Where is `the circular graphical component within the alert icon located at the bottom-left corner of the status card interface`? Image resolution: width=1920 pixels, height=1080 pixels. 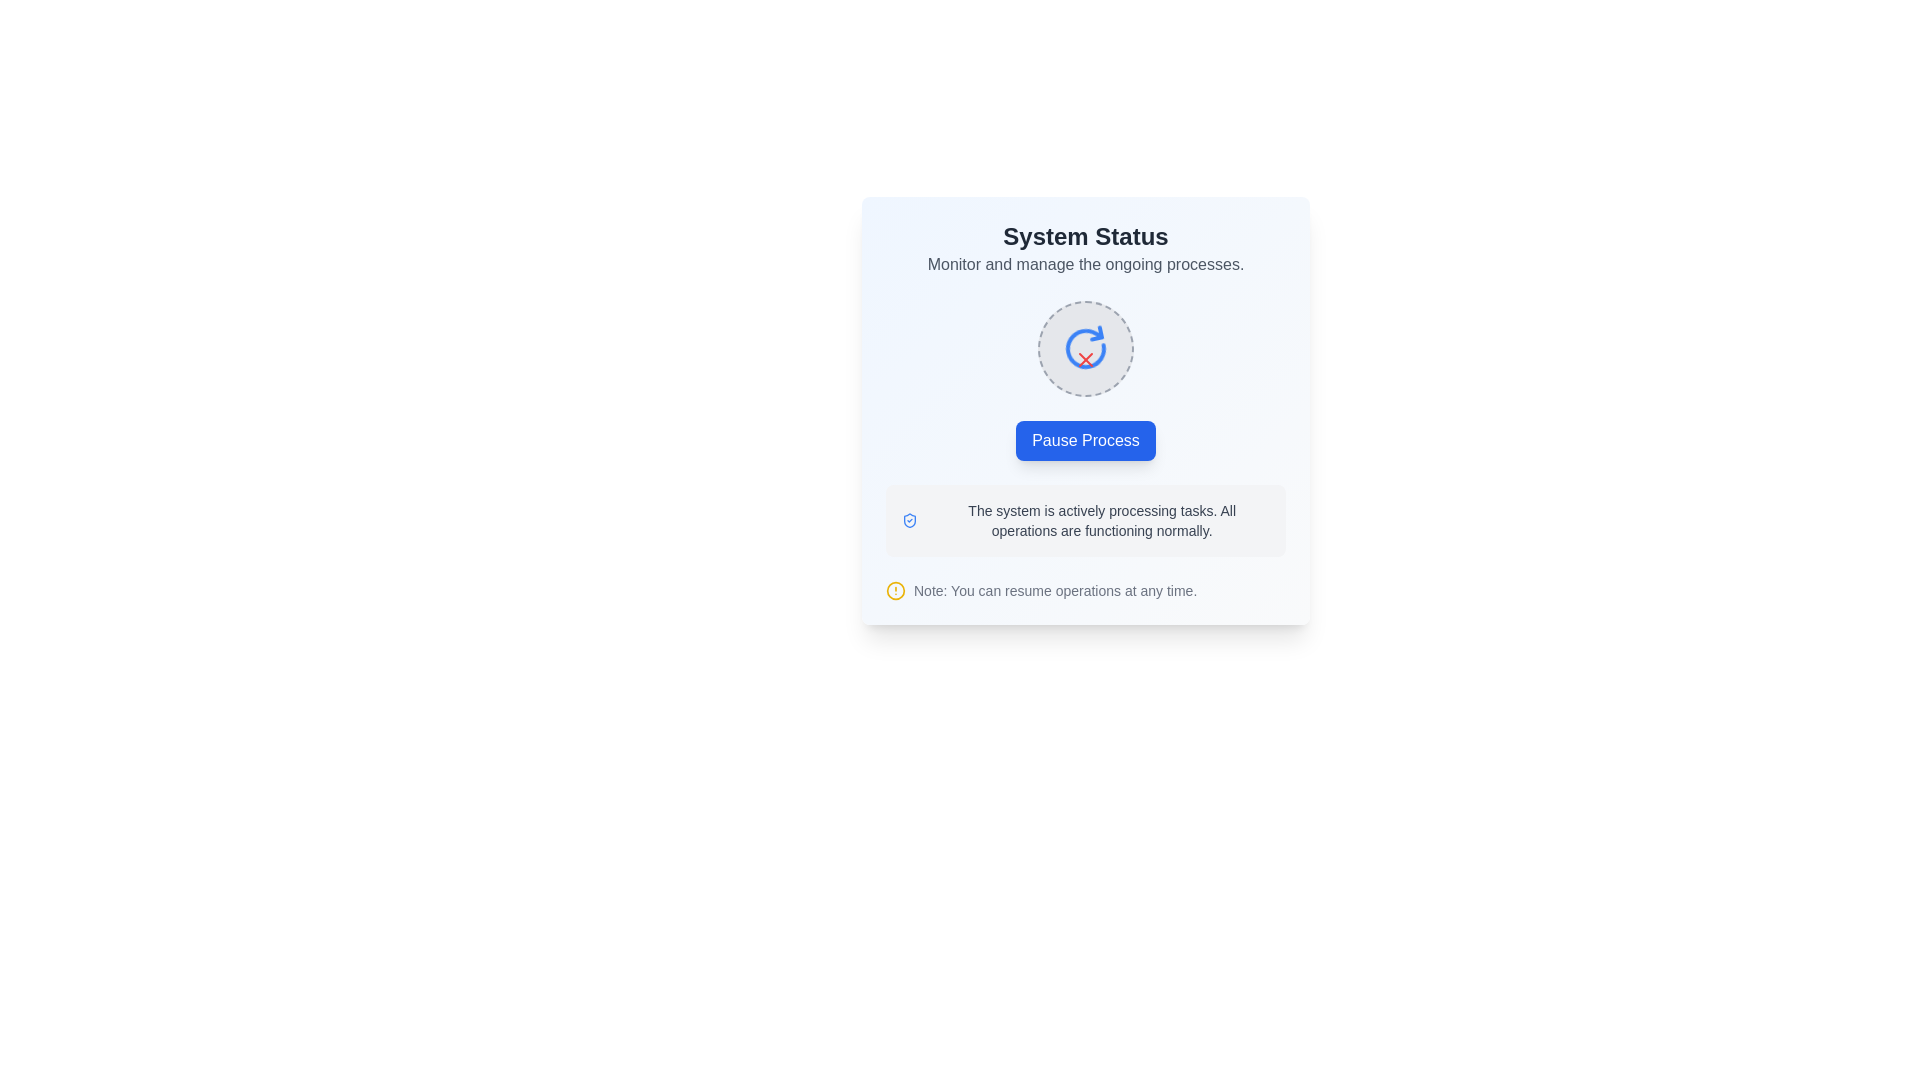
the circular graphical component within the alert icon located at the bottom-left corner of the status card interface is located at coordinates (895, 589).